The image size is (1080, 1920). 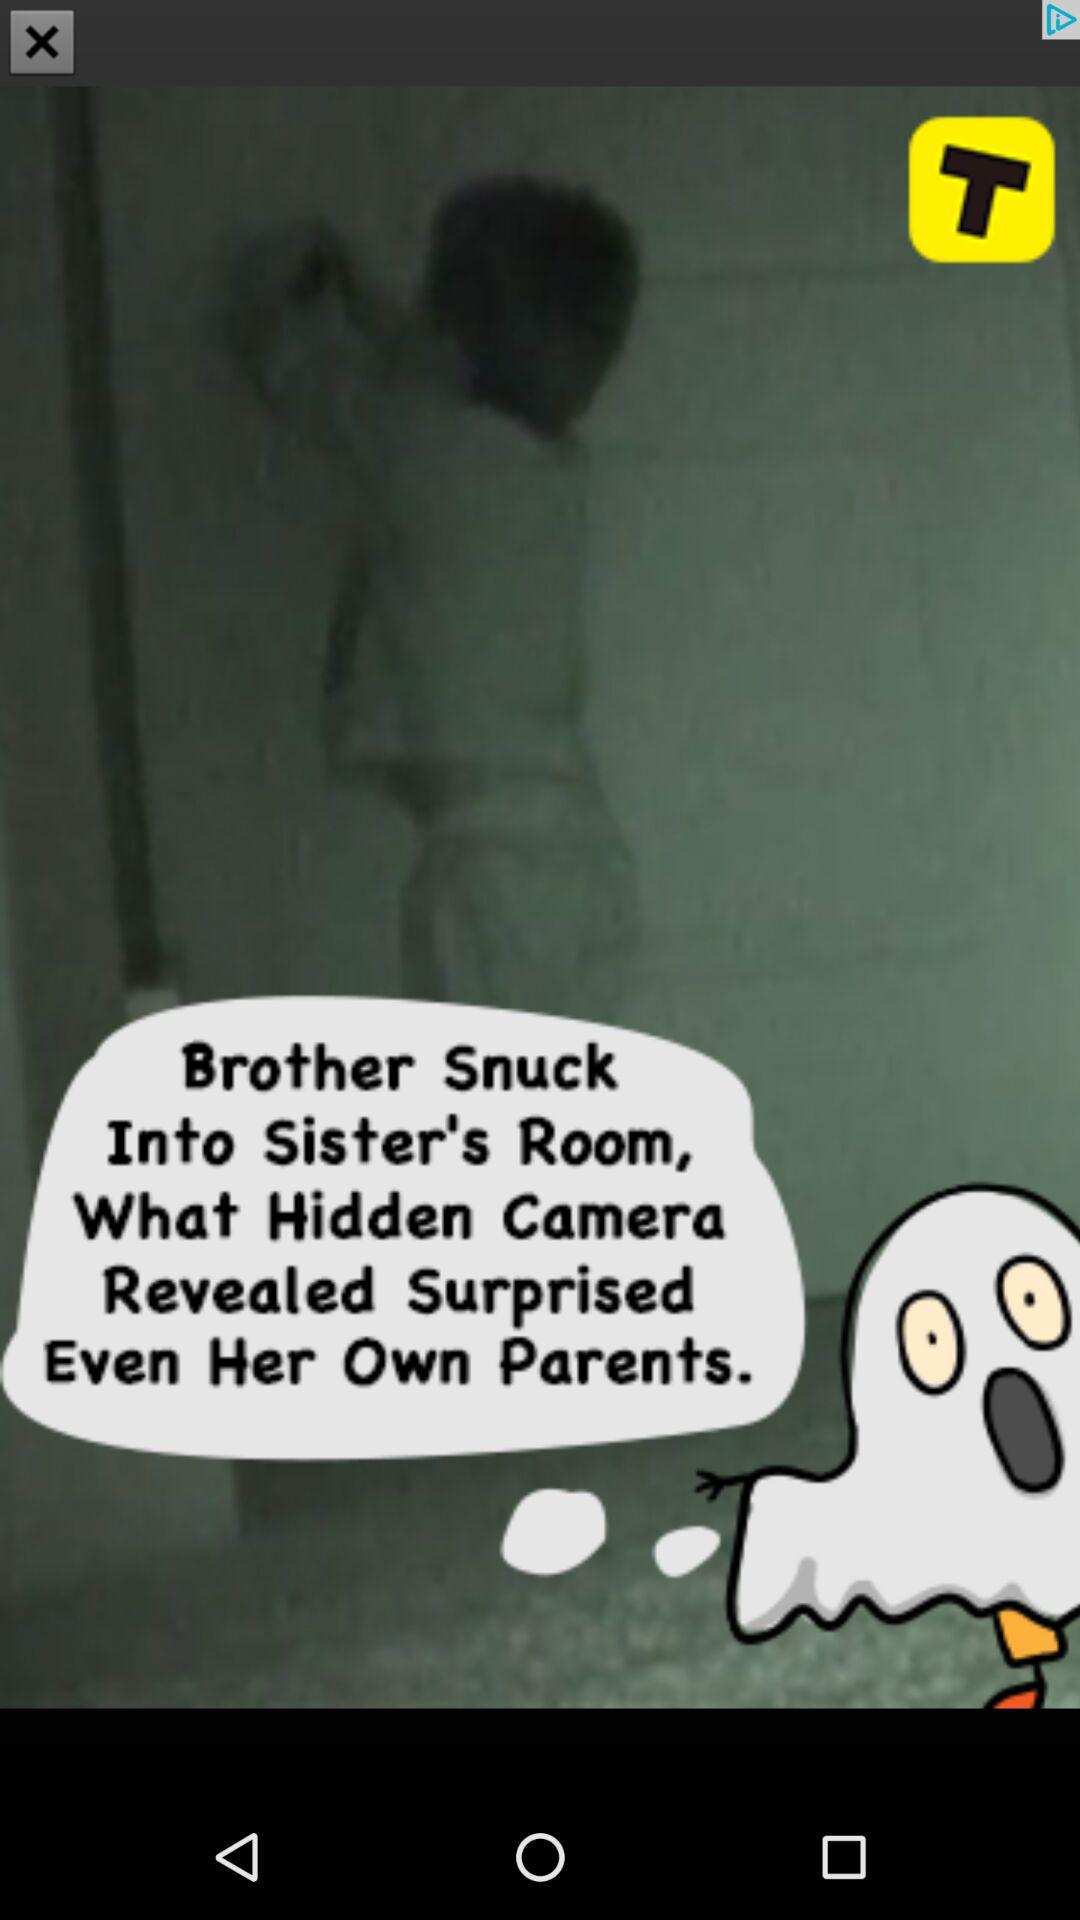 What do you see at coordinates (42, 44) in the screenshot?
I see `the close icon` at bounding box center [42, 44].